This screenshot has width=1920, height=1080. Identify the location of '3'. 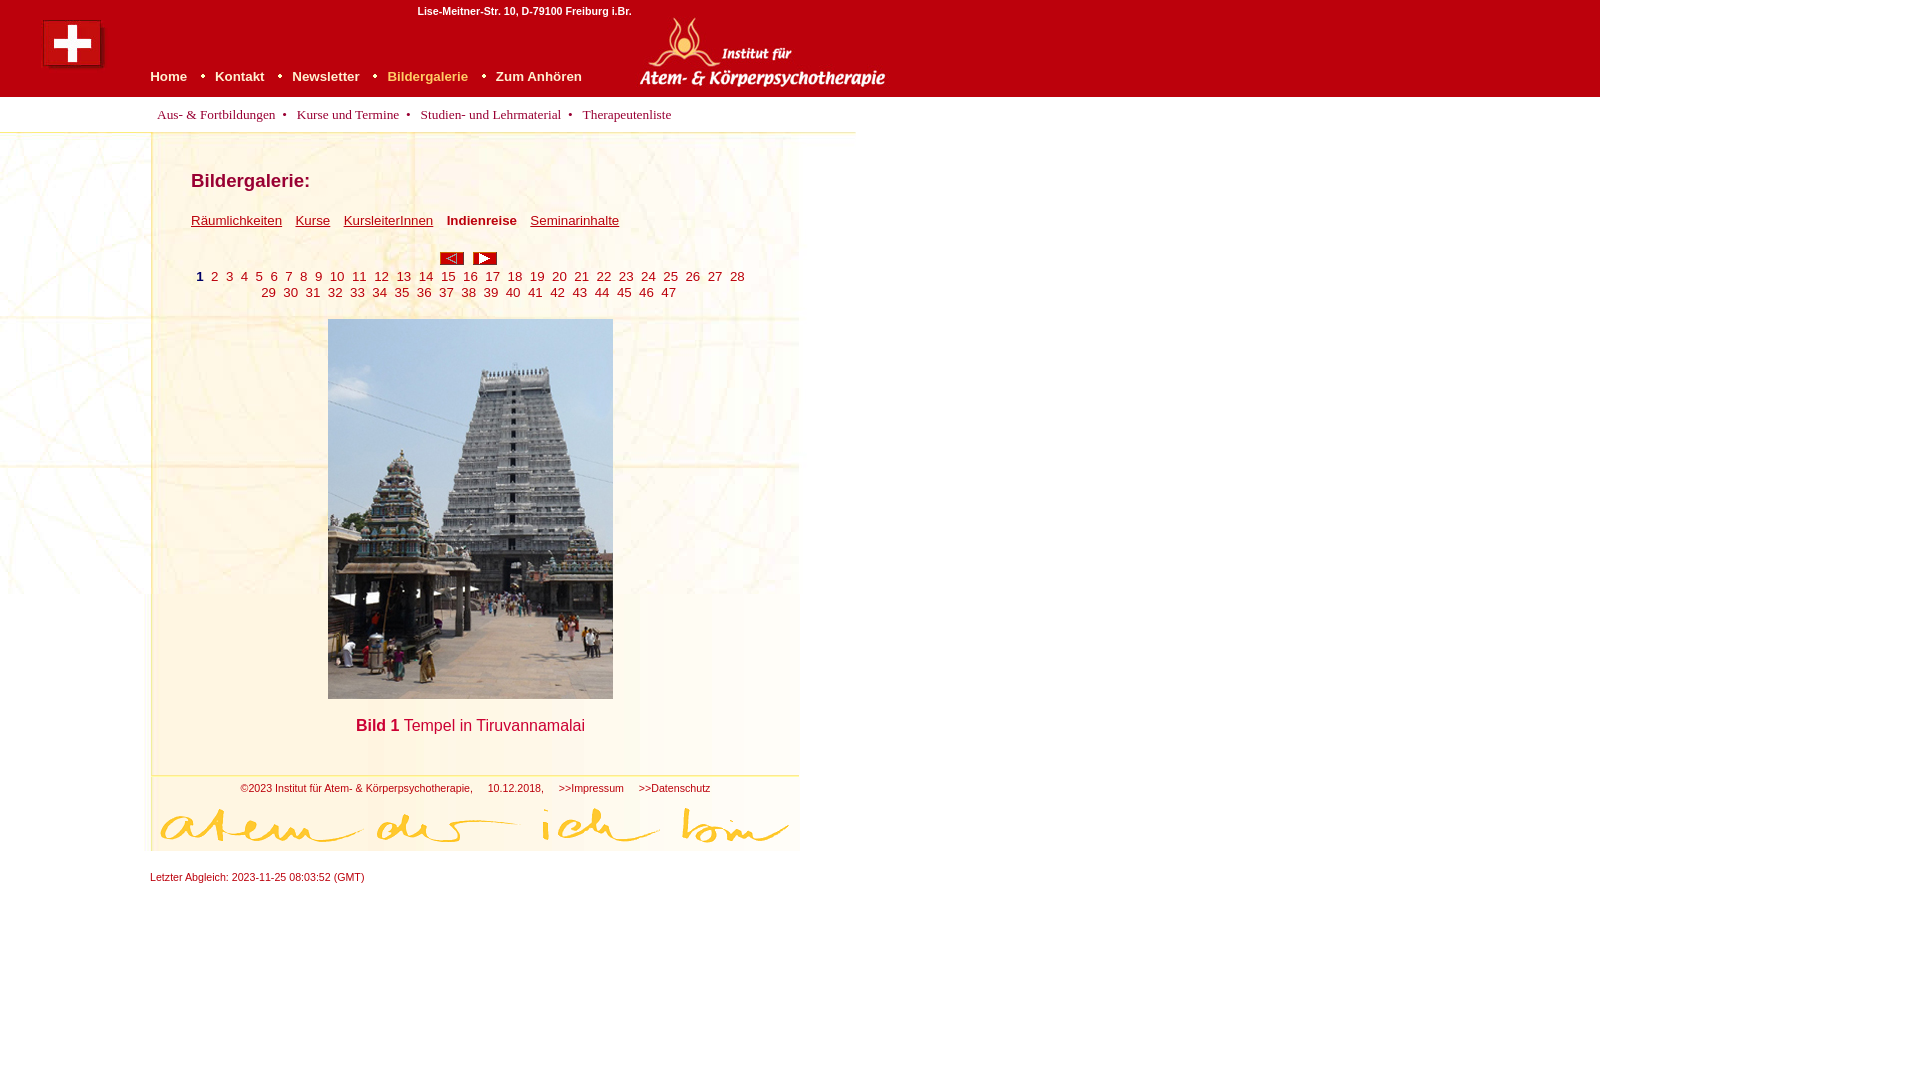
(229, 276).